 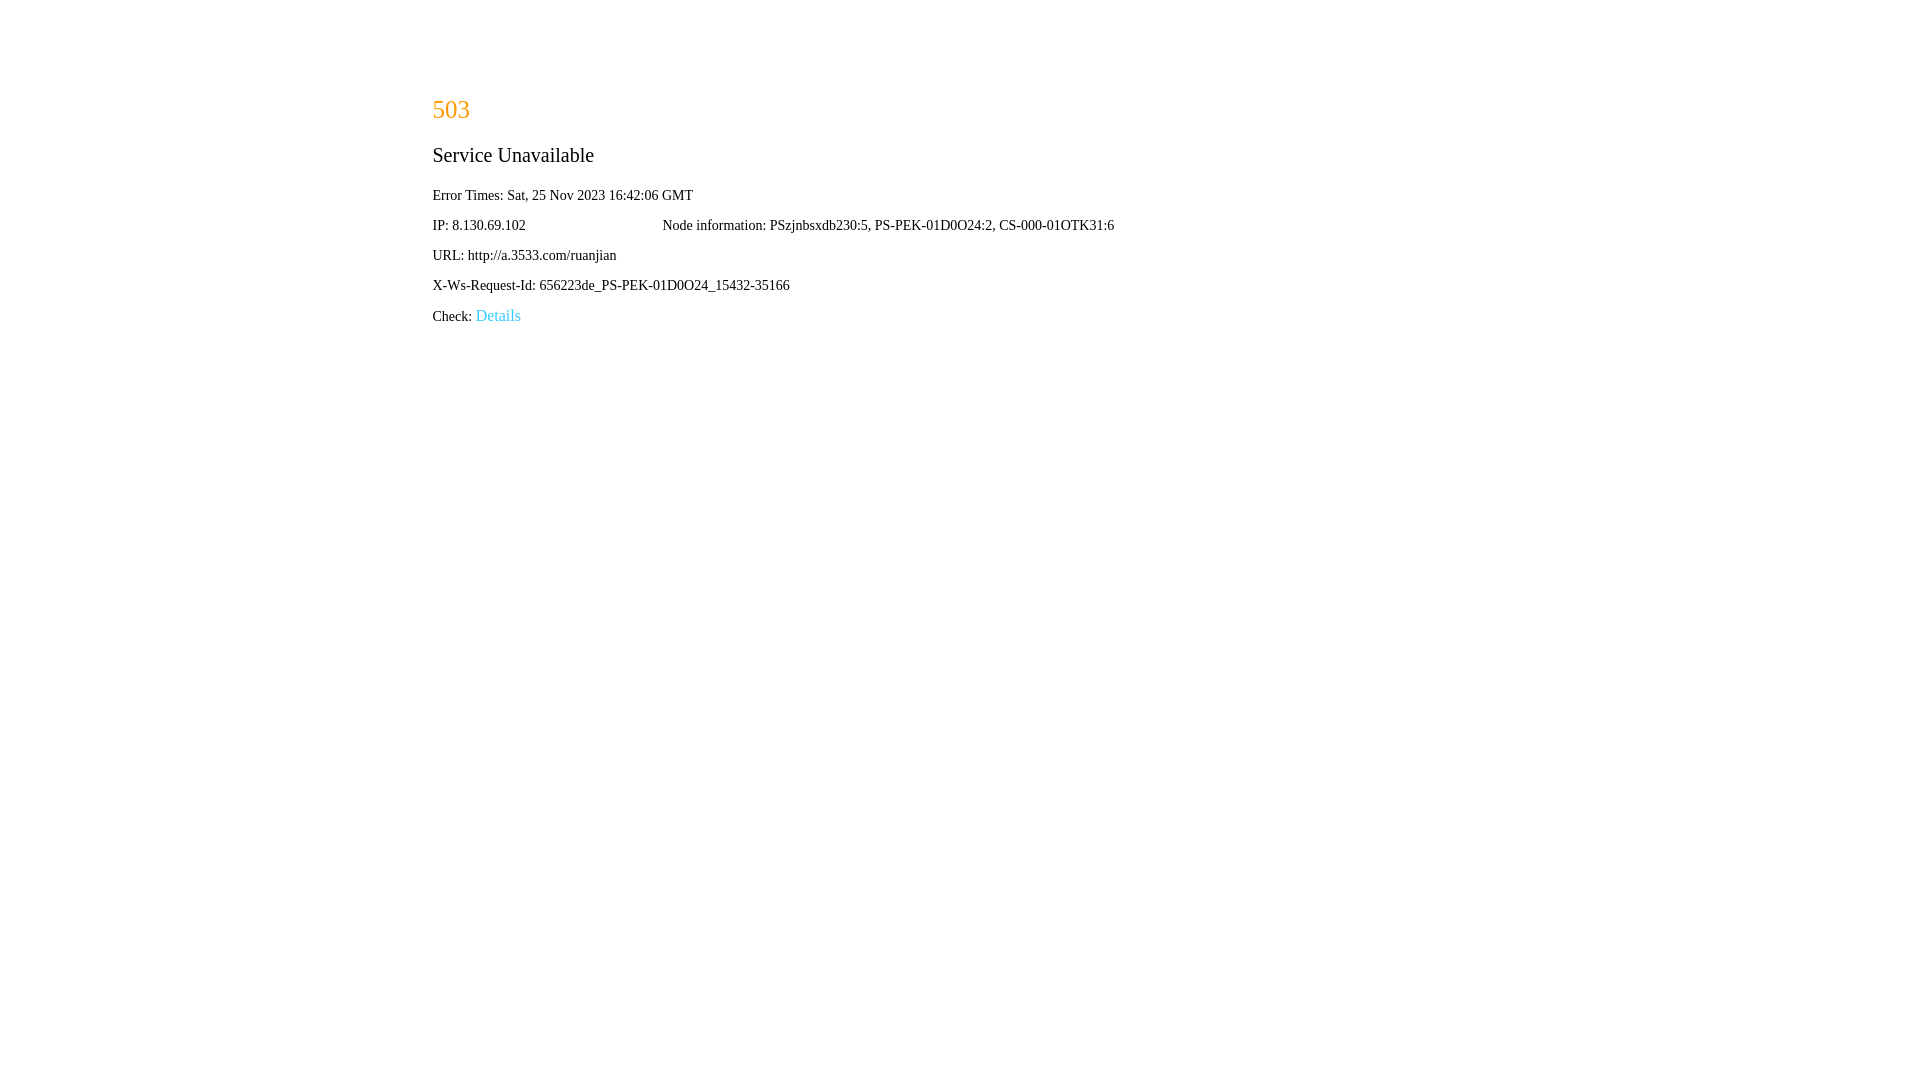 What do you see at coordinates (498, 315) in the screenshot?
I see `'Details'` at bounding box center [498, 315].